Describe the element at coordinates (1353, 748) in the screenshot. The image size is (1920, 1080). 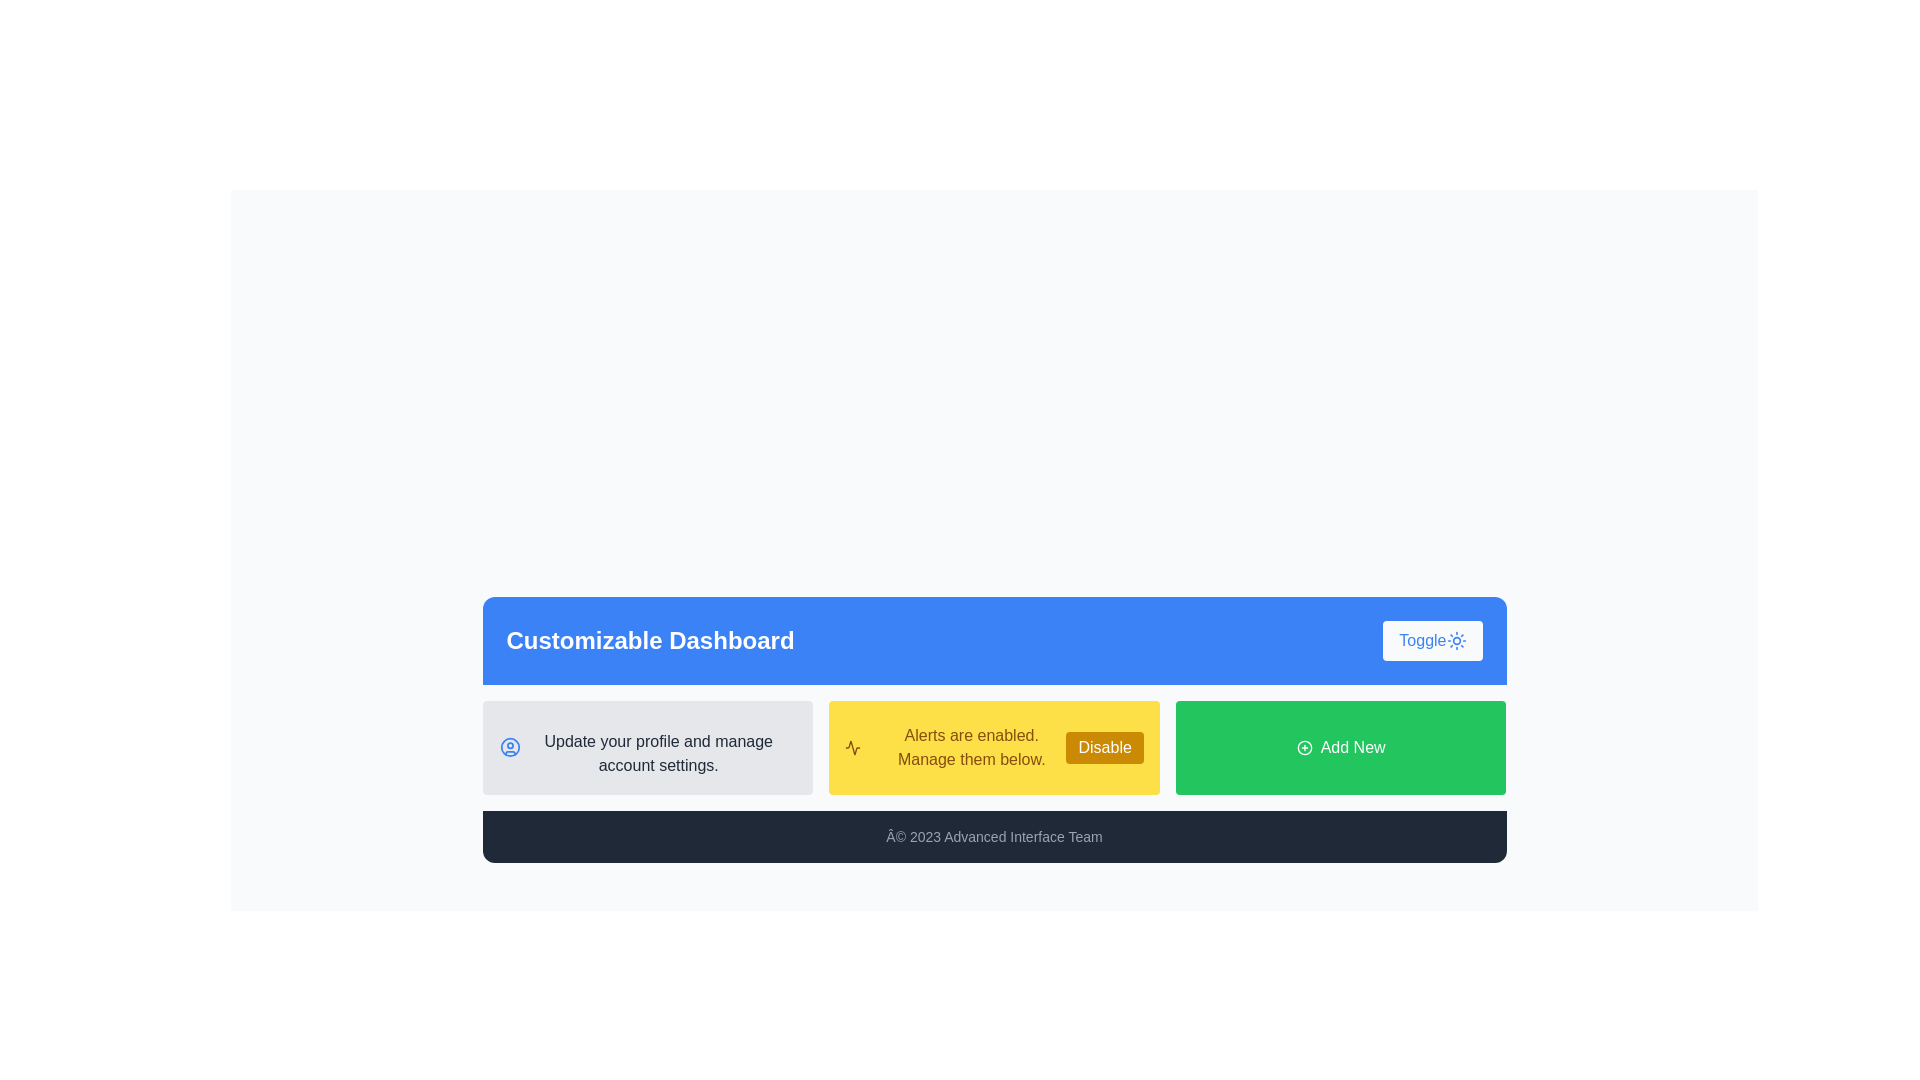
I see `the text label within the green rectangular button that indicates adding something new, located at the bottom-right corner of the interface` at that location.